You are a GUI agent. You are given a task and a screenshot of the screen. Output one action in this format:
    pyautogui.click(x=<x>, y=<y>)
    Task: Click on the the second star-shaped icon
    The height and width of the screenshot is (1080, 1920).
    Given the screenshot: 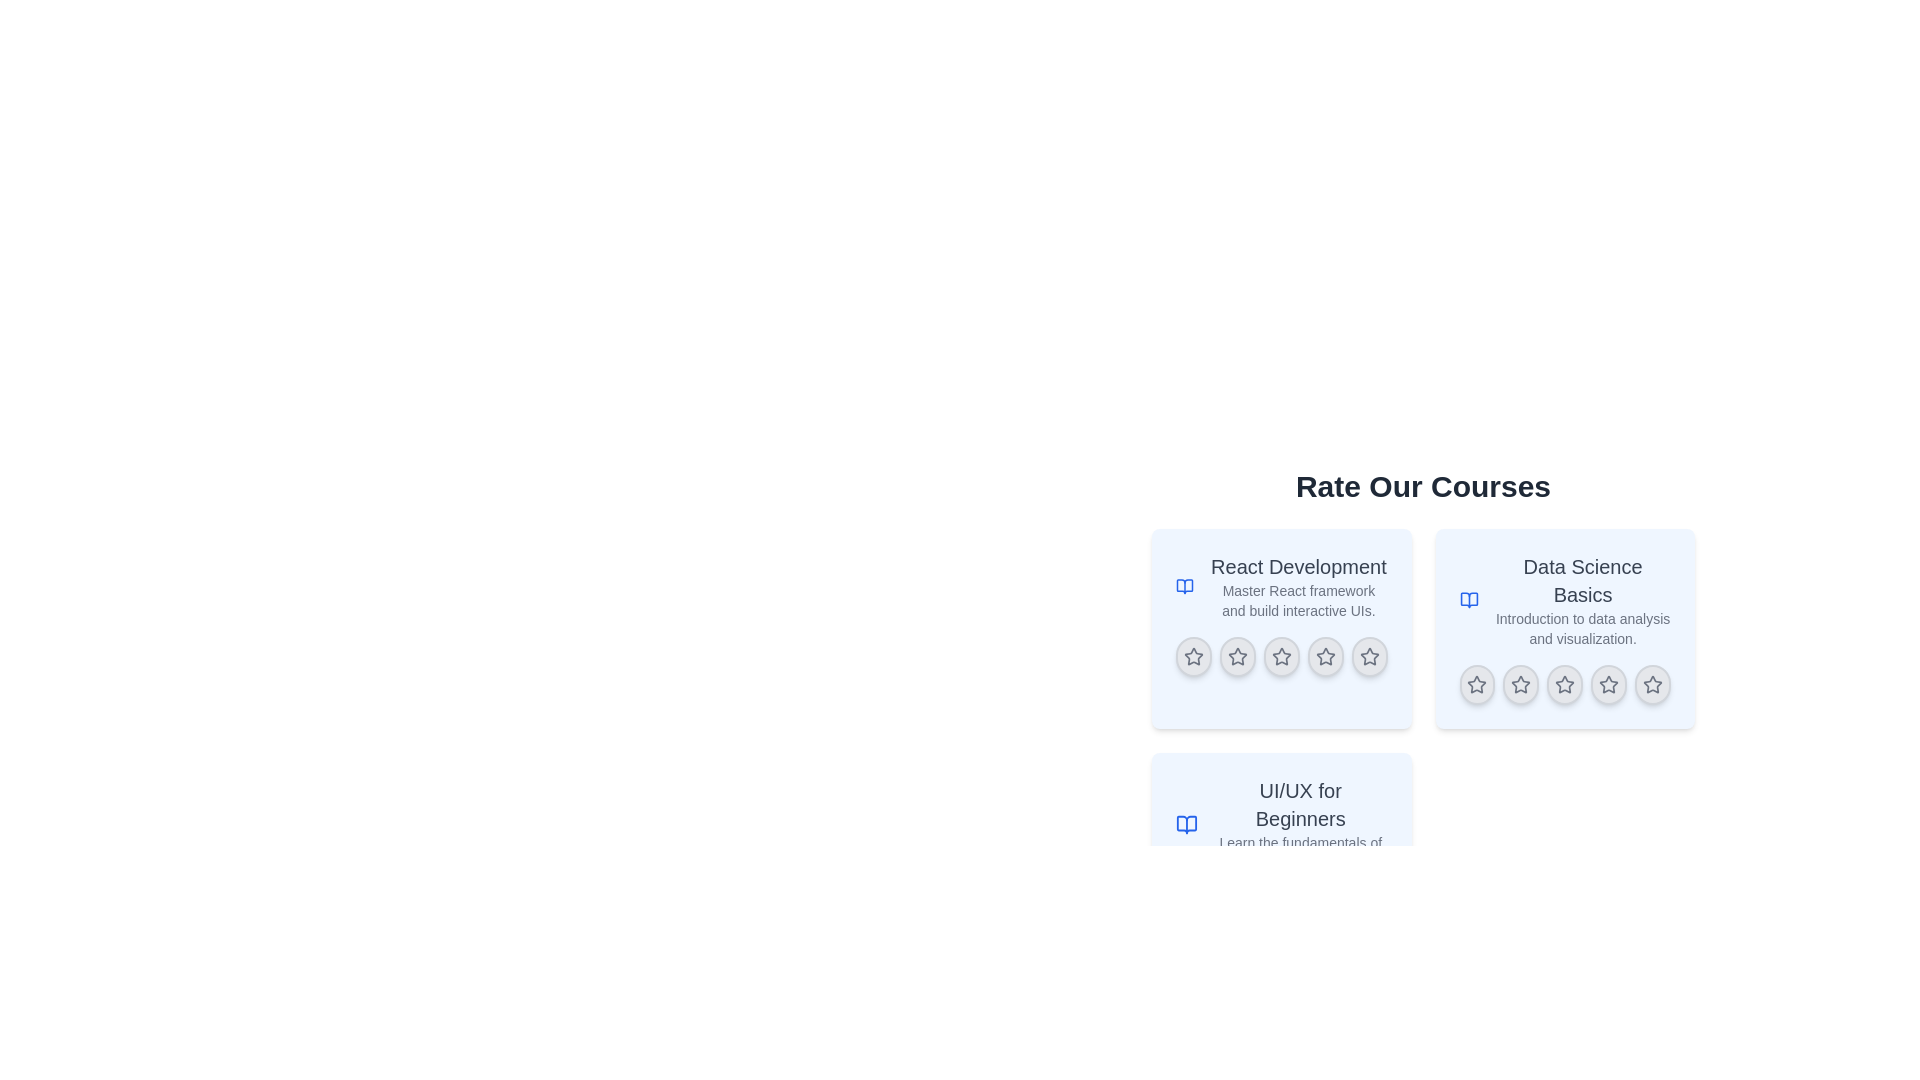 What is the action you would take?
    pyautogui.click(x=1236, y=655)
    